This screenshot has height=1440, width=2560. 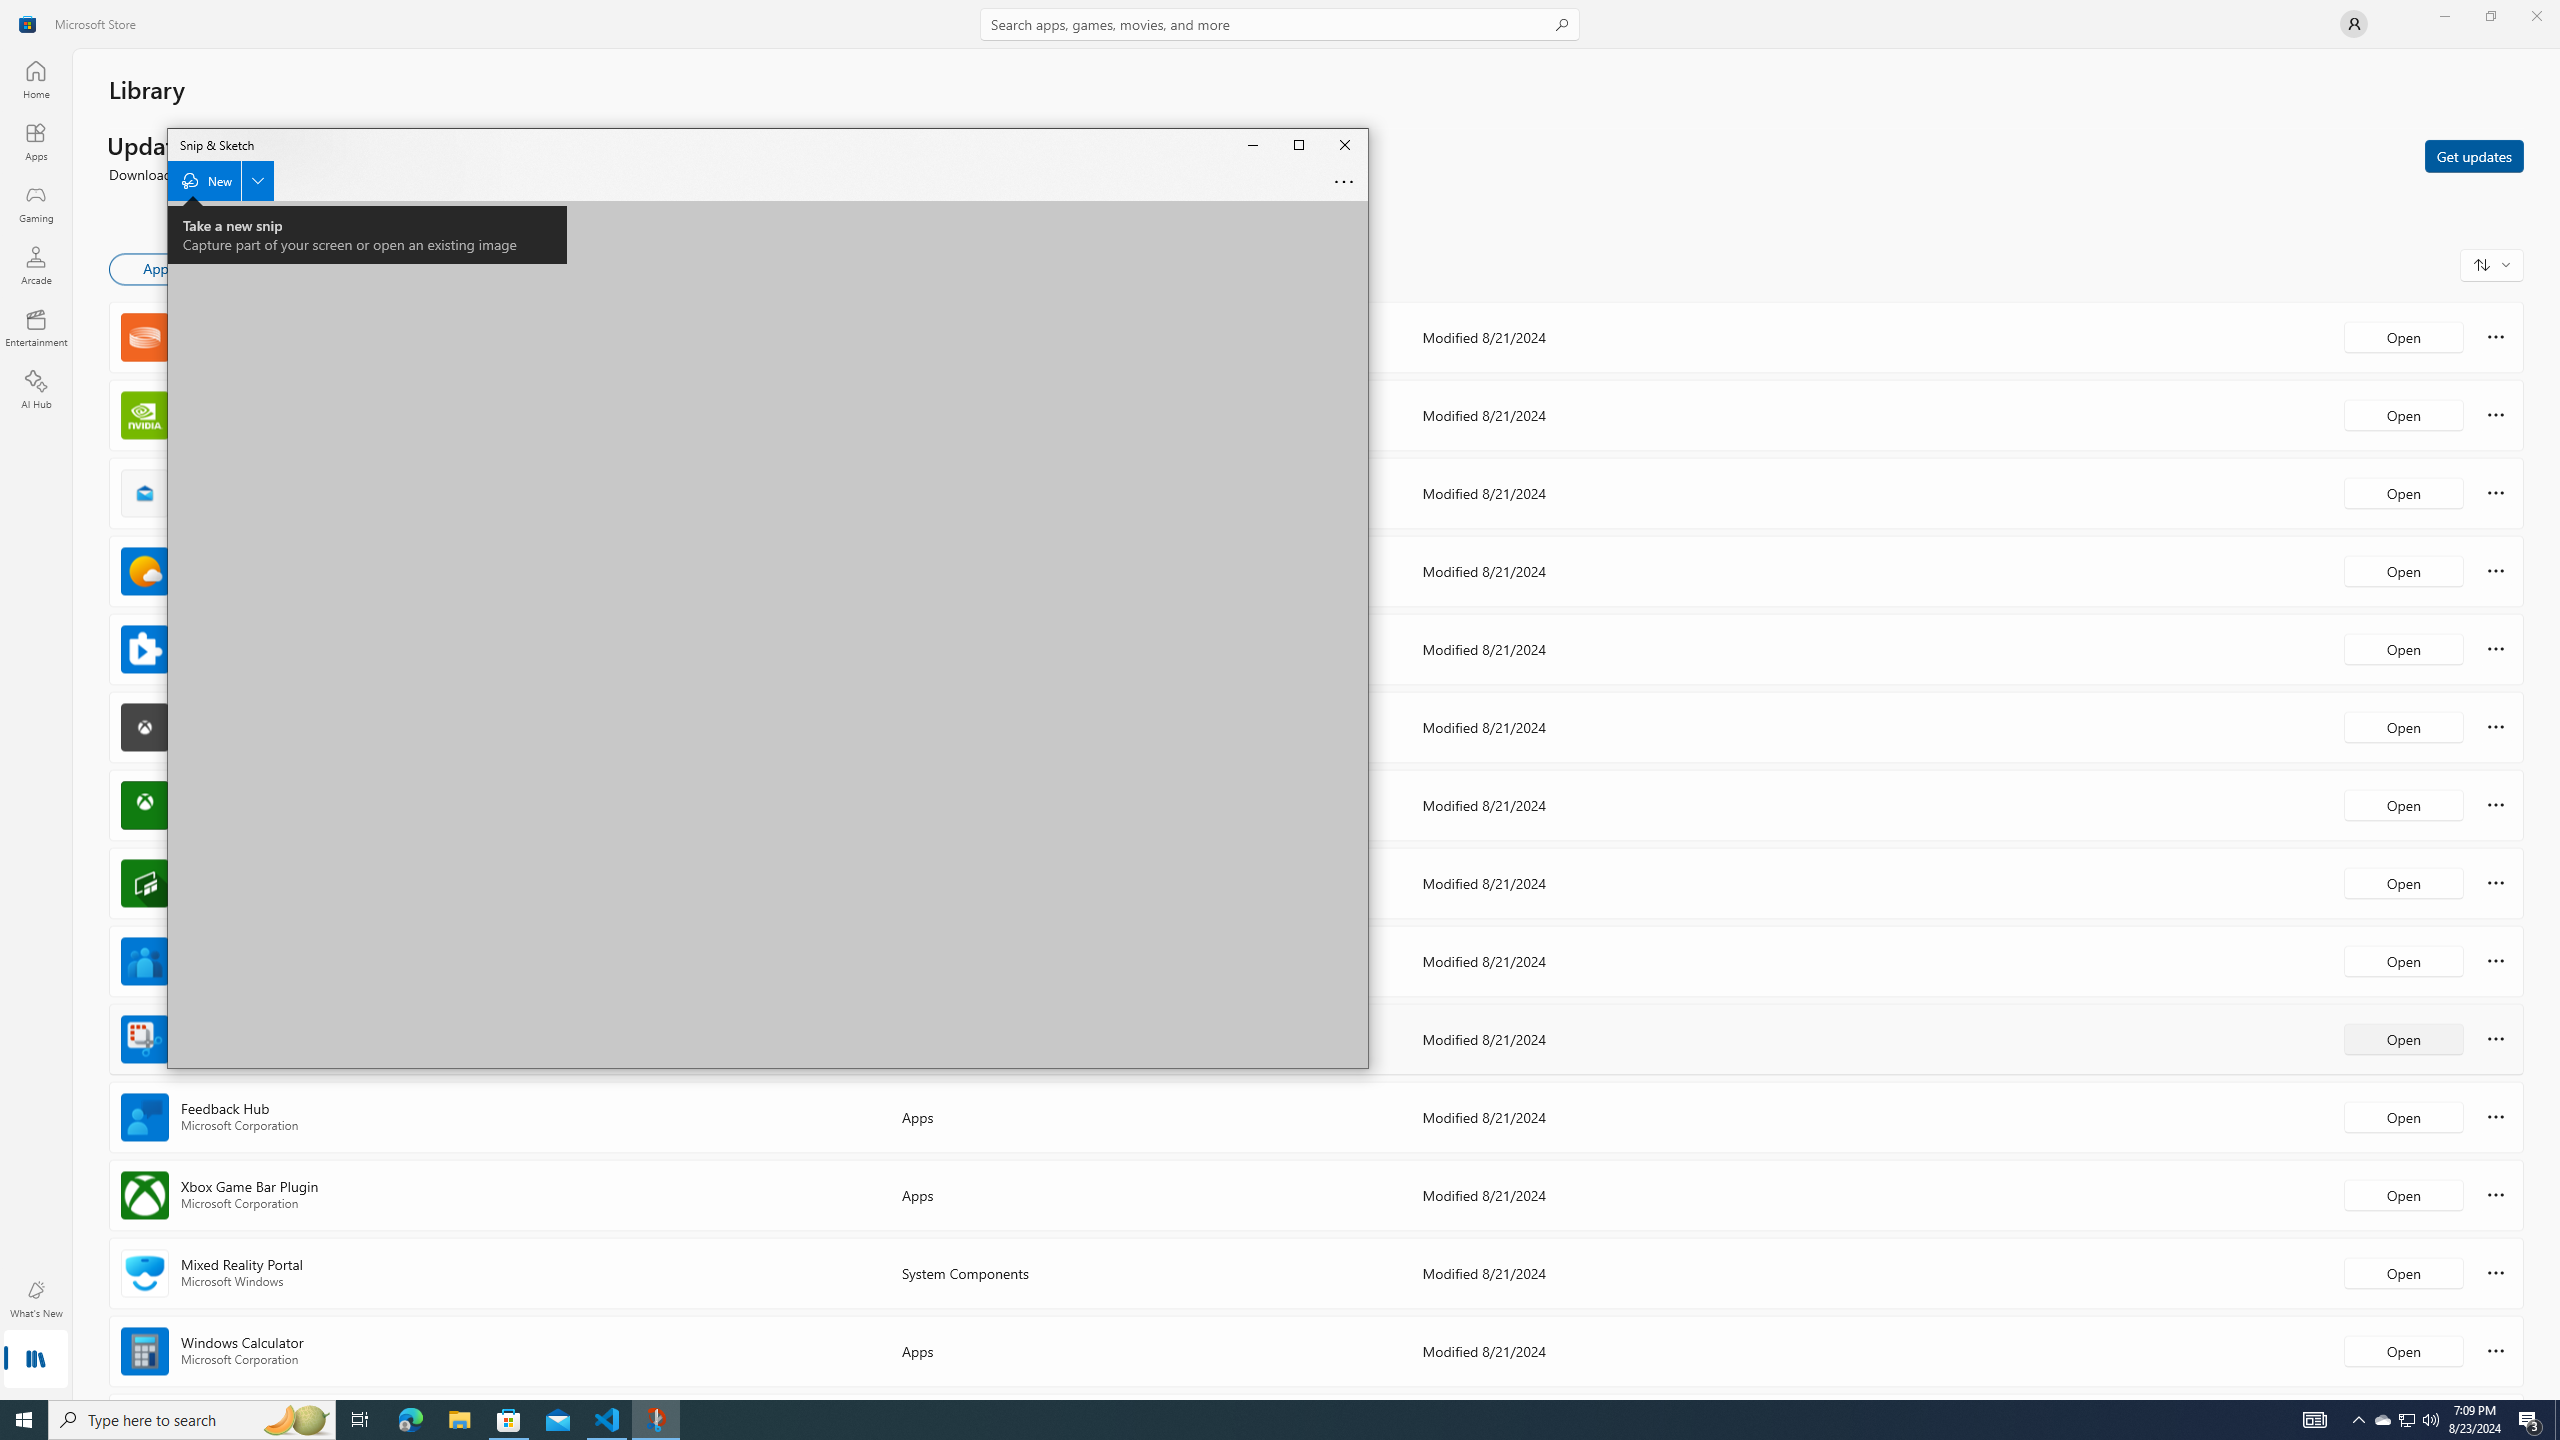 I want to click on 'User profile', so click(x=2352, y=22).